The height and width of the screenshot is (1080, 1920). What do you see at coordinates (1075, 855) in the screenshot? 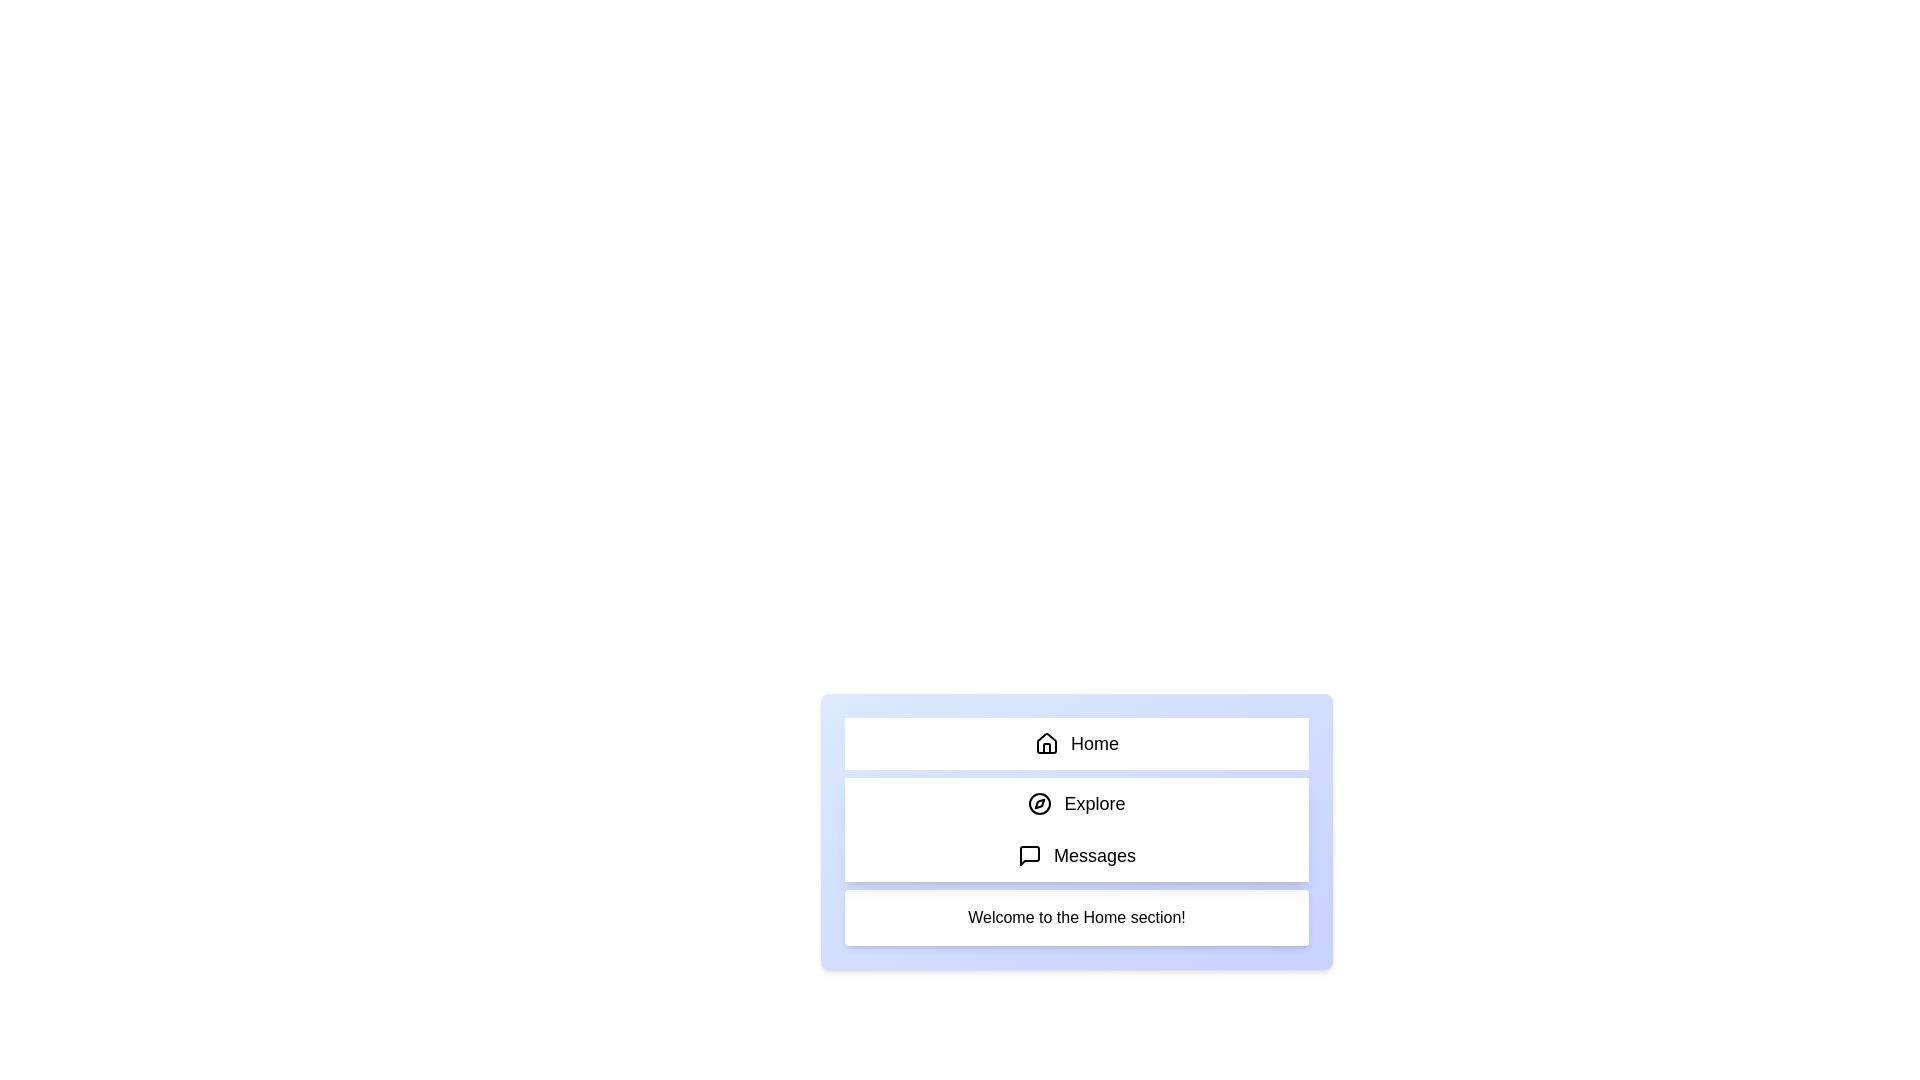
I see `the Messages tab to switch to it` at bounding box center [1075, 855].